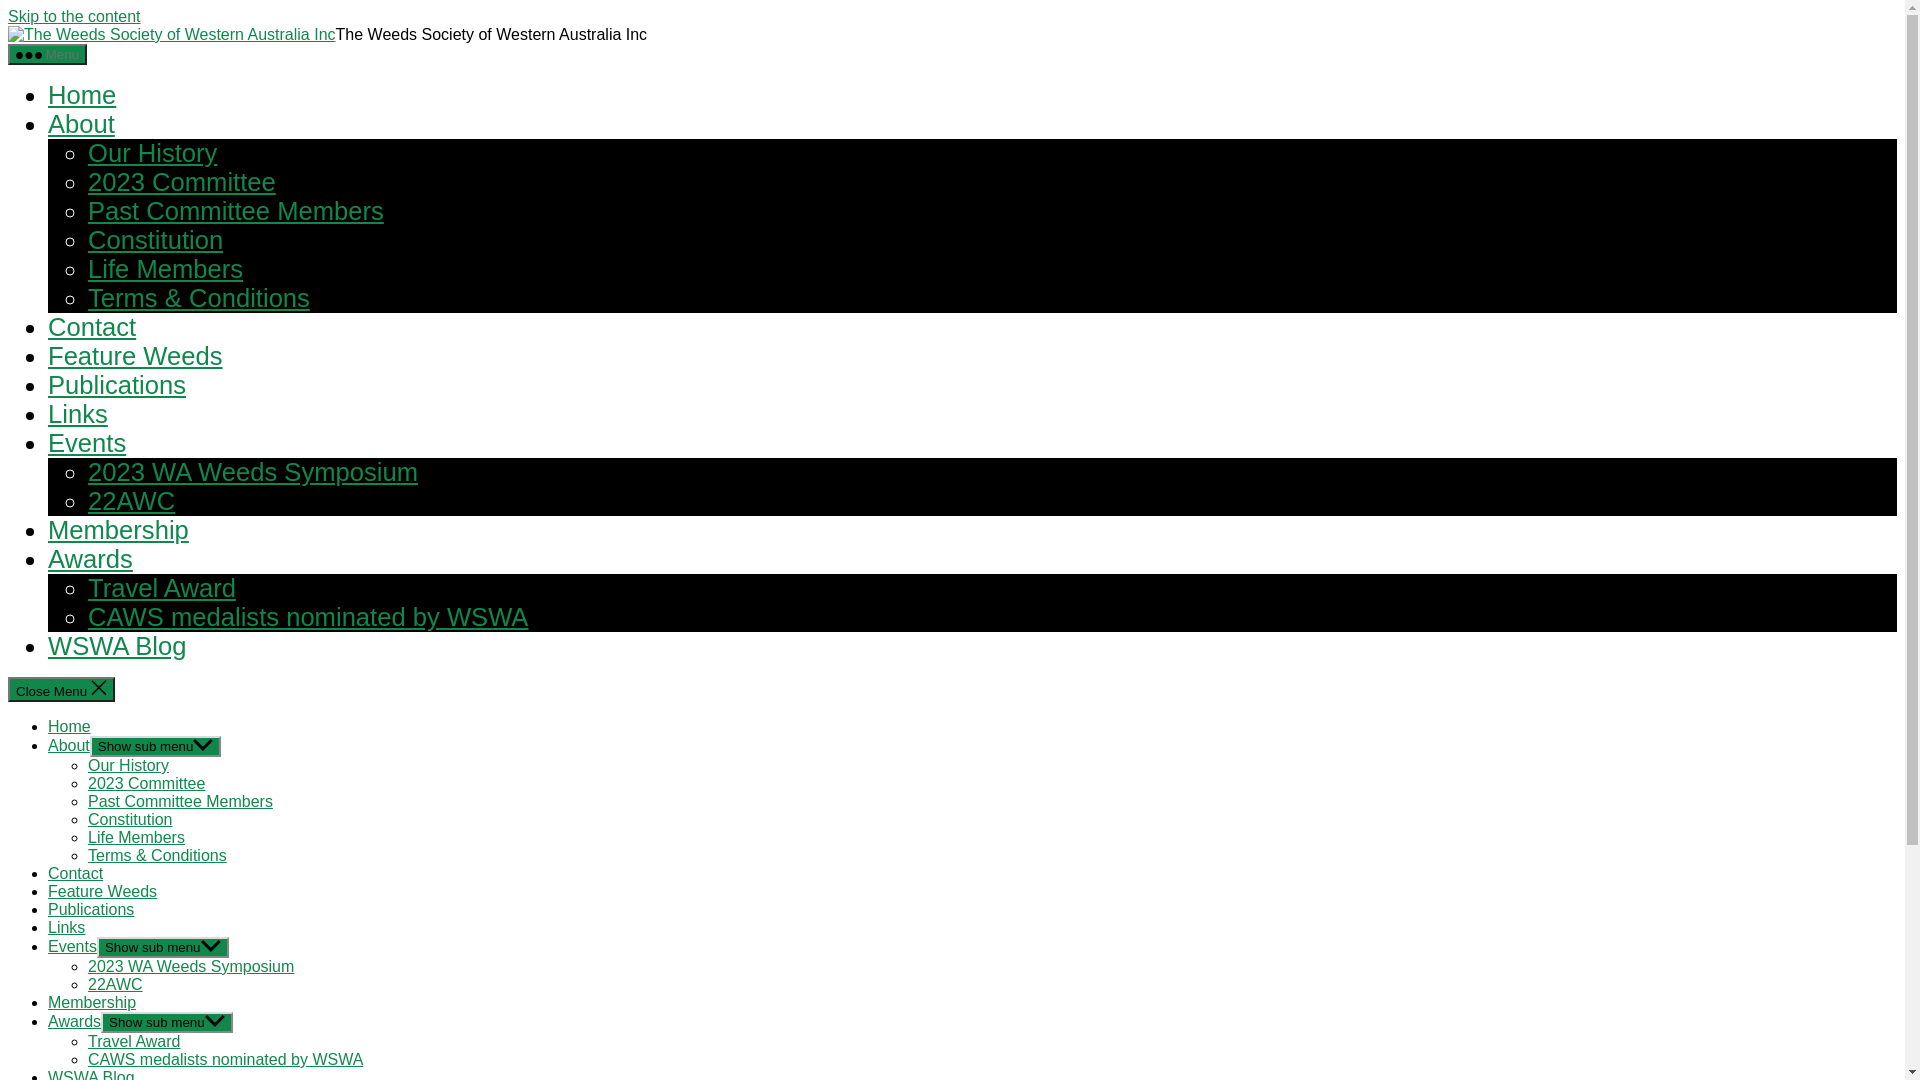 This screenshot has width=1920, height=1080. I want to click on 'Past Committee Members', so click(235, 211).